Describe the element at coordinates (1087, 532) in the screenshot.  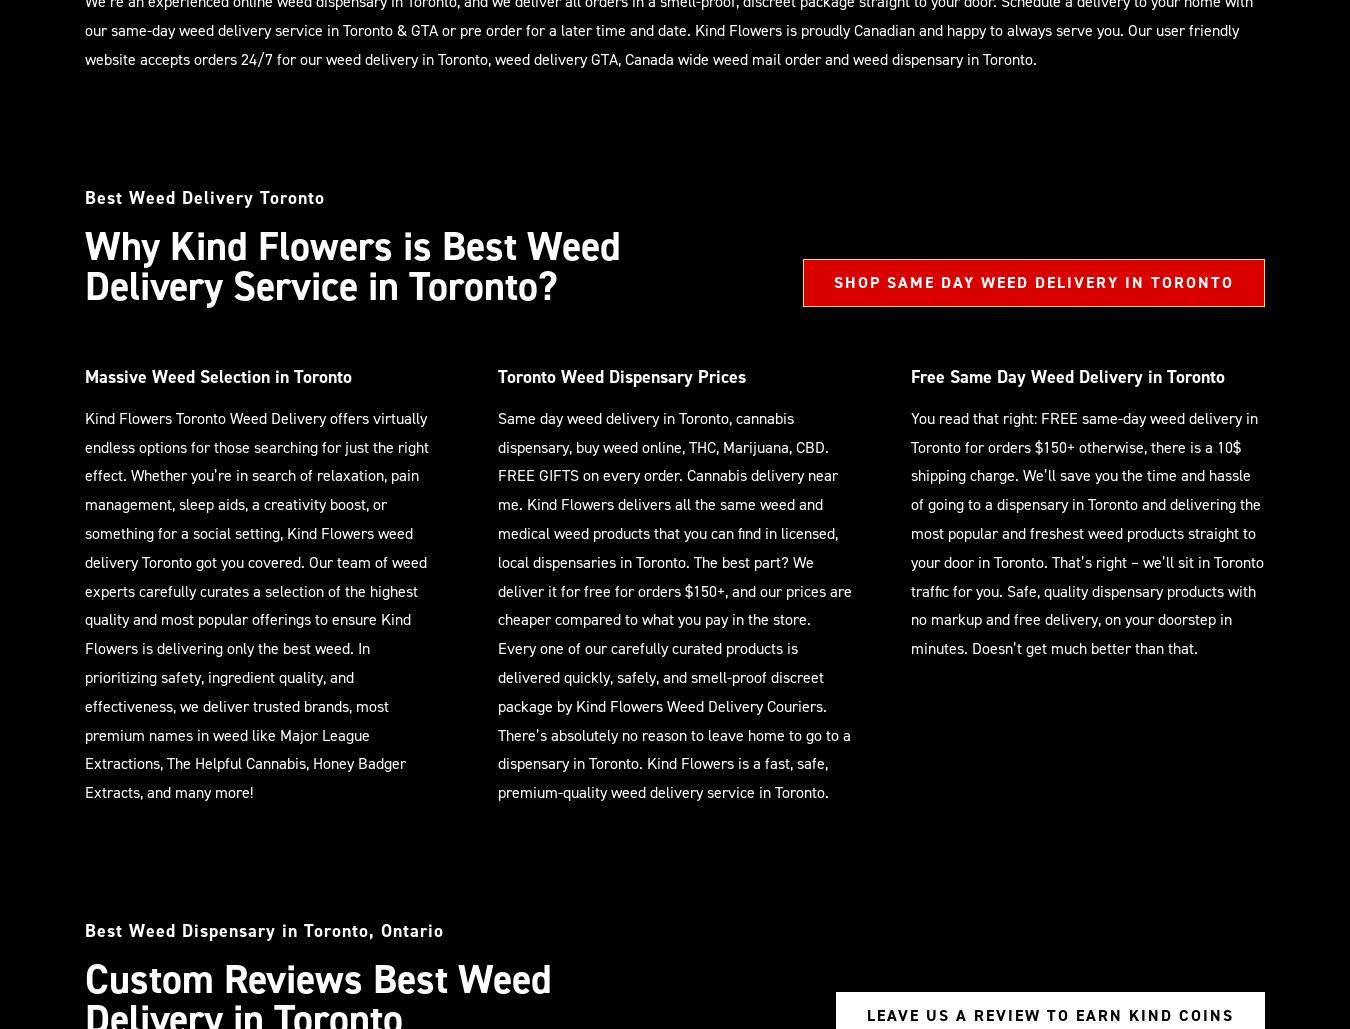
I see `'You read that right: FREE same-day weed delivery in Toronto for orders $150+ otherwise, there is a 10$ shipping charge. We’ll save you the time and hassle of going to a dispensary in Toronto and delivering the most popular and freshest weed products straight to your door in Toronto. That’s right – we’ll sit in Toronto traffic for you. Safe, quality dispensary products with no markup and free delivery, on your doorstep in minutes. Doesn’t get much better than that.'` at that location.